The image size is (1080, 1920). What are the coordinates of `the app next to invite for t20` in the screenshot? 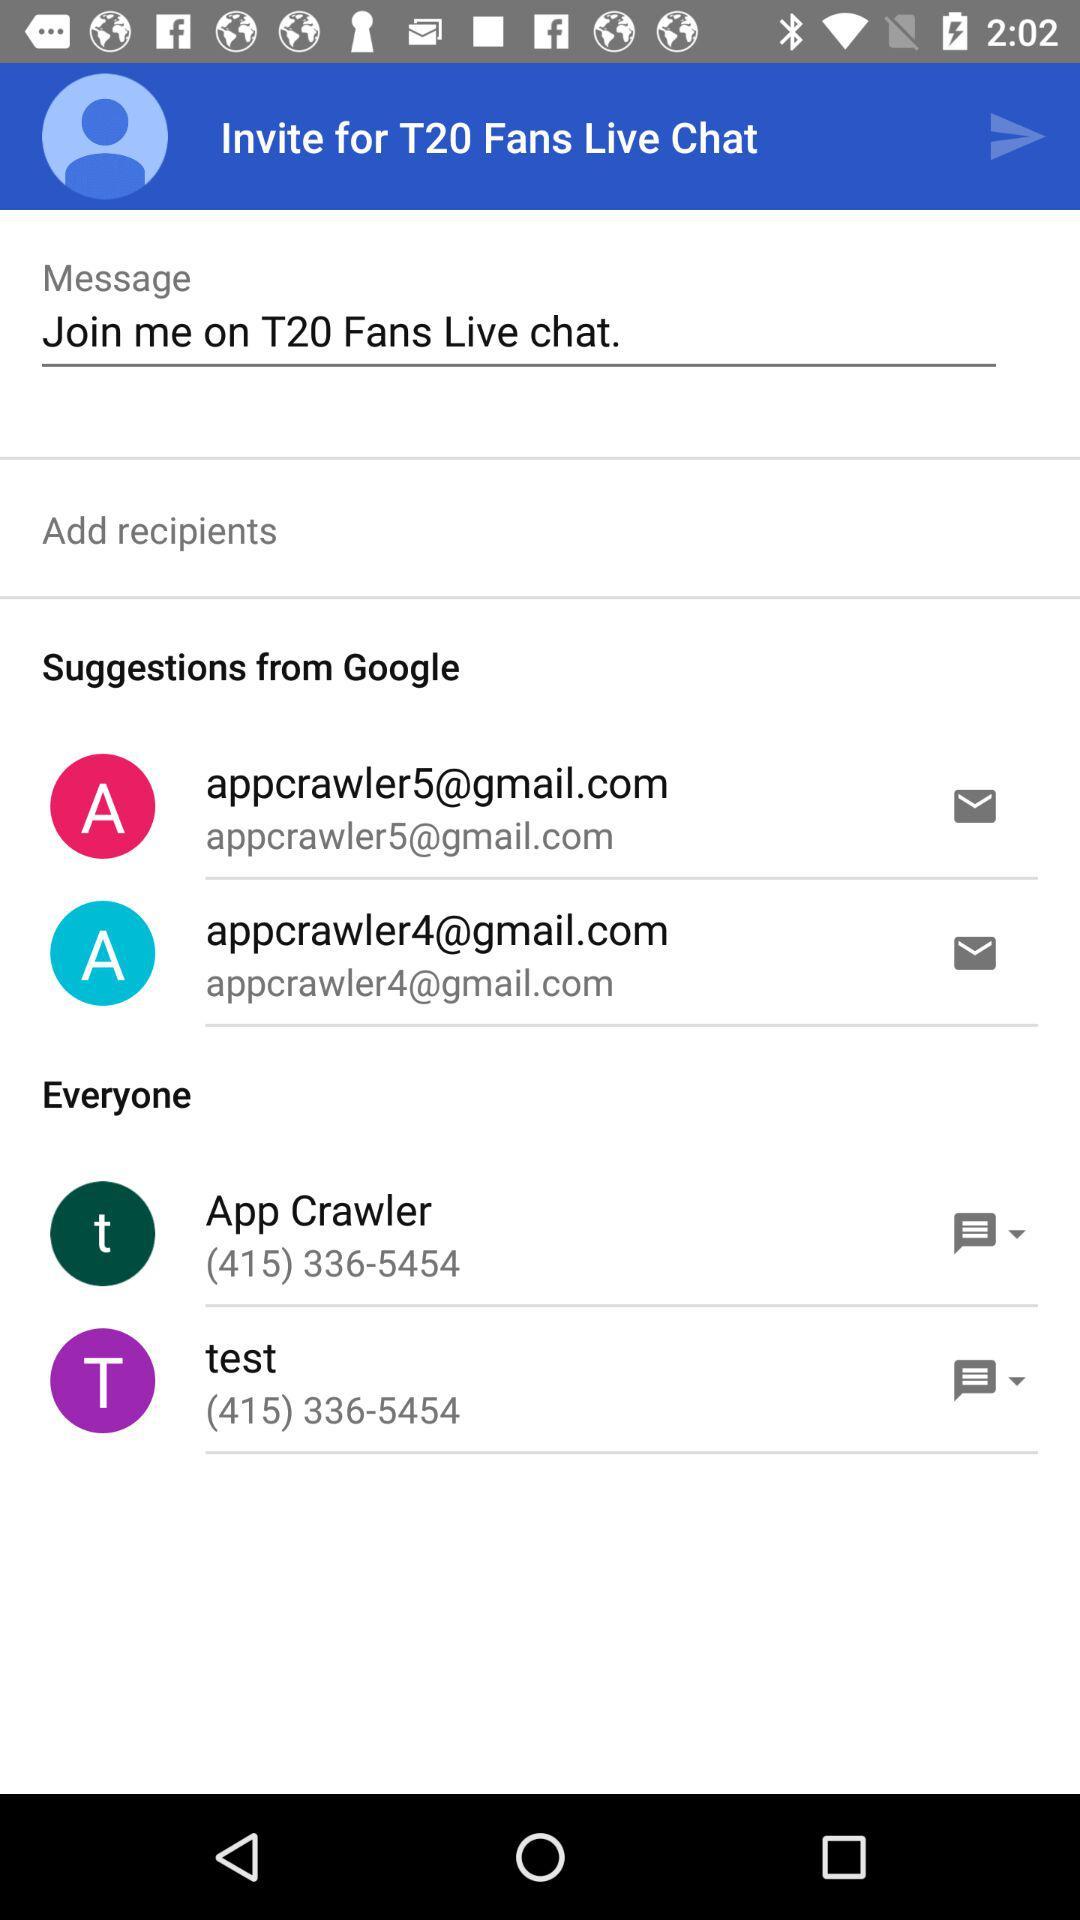 It's located at (104, 135).